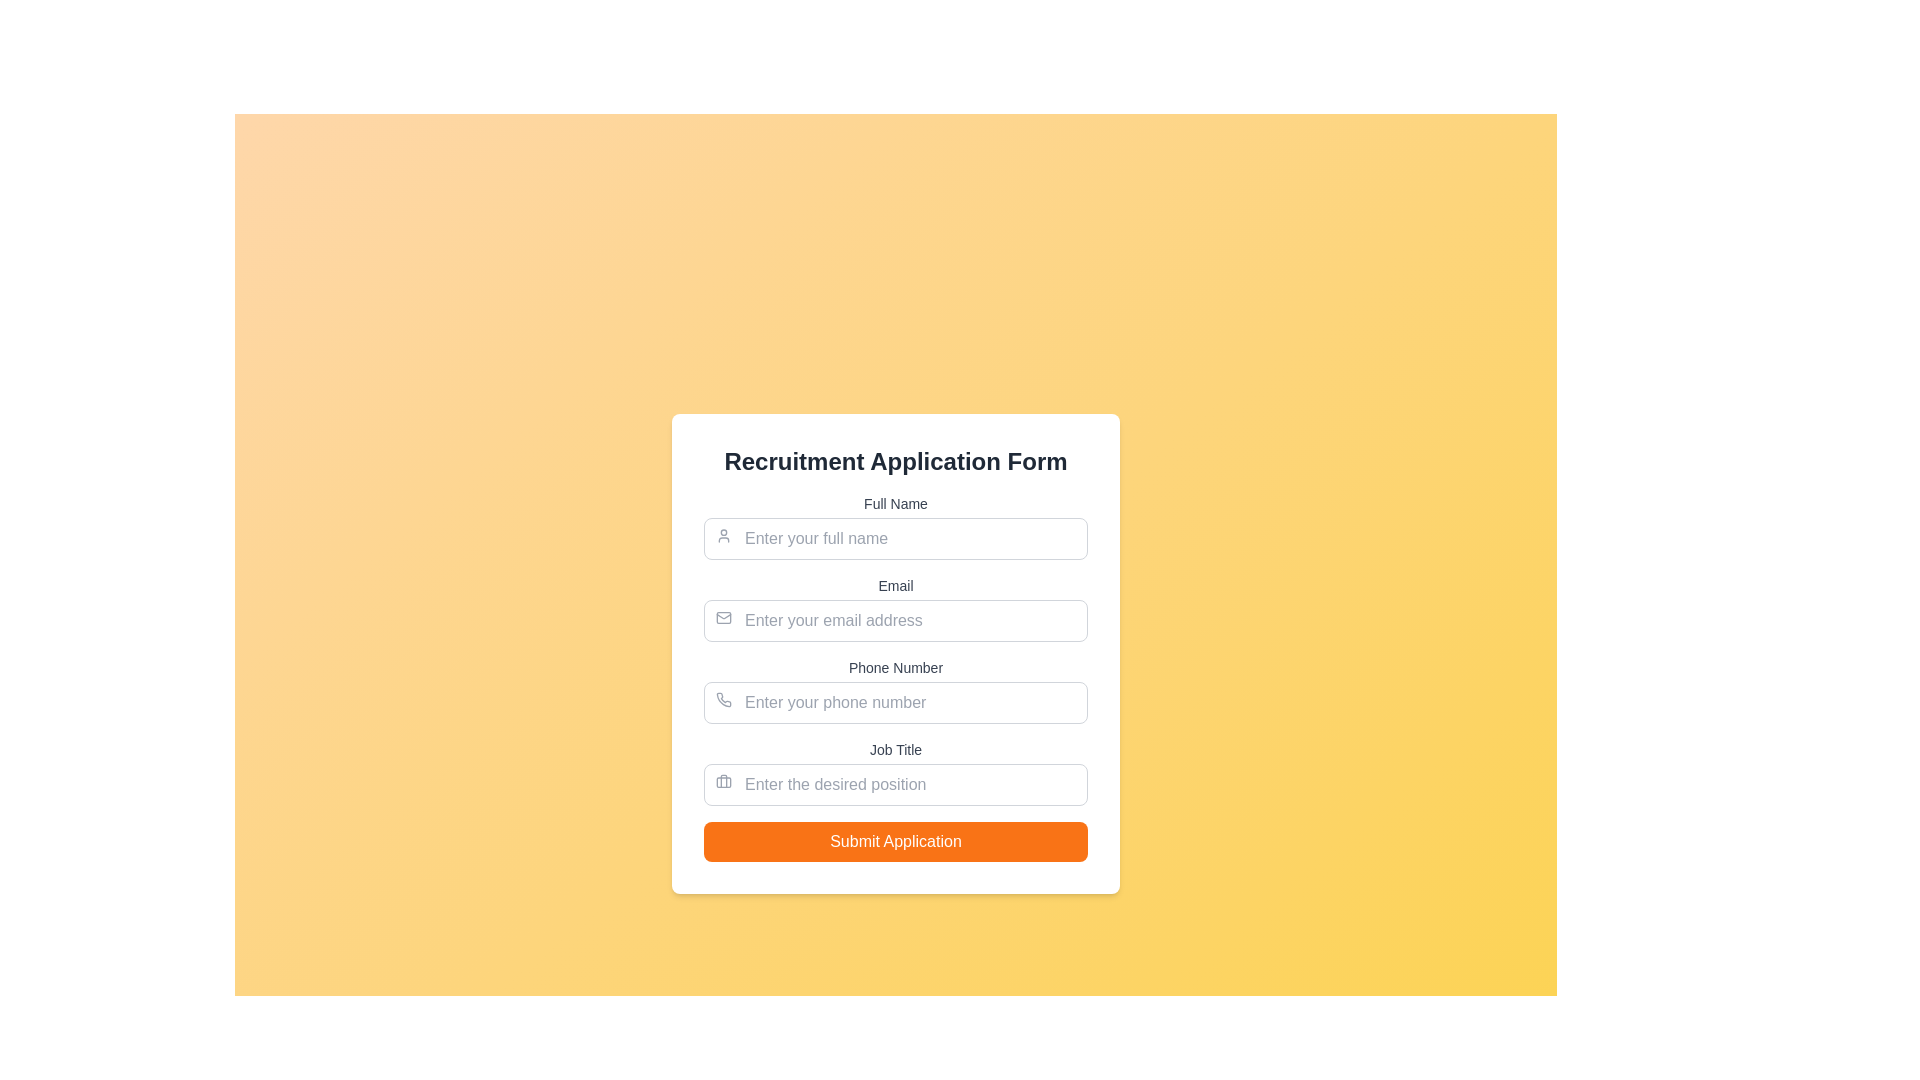 The height and width of the screenshot is (1080, 1920). I want to click on on the text input field for phone number located in the third section of the form, so click(895, 701).